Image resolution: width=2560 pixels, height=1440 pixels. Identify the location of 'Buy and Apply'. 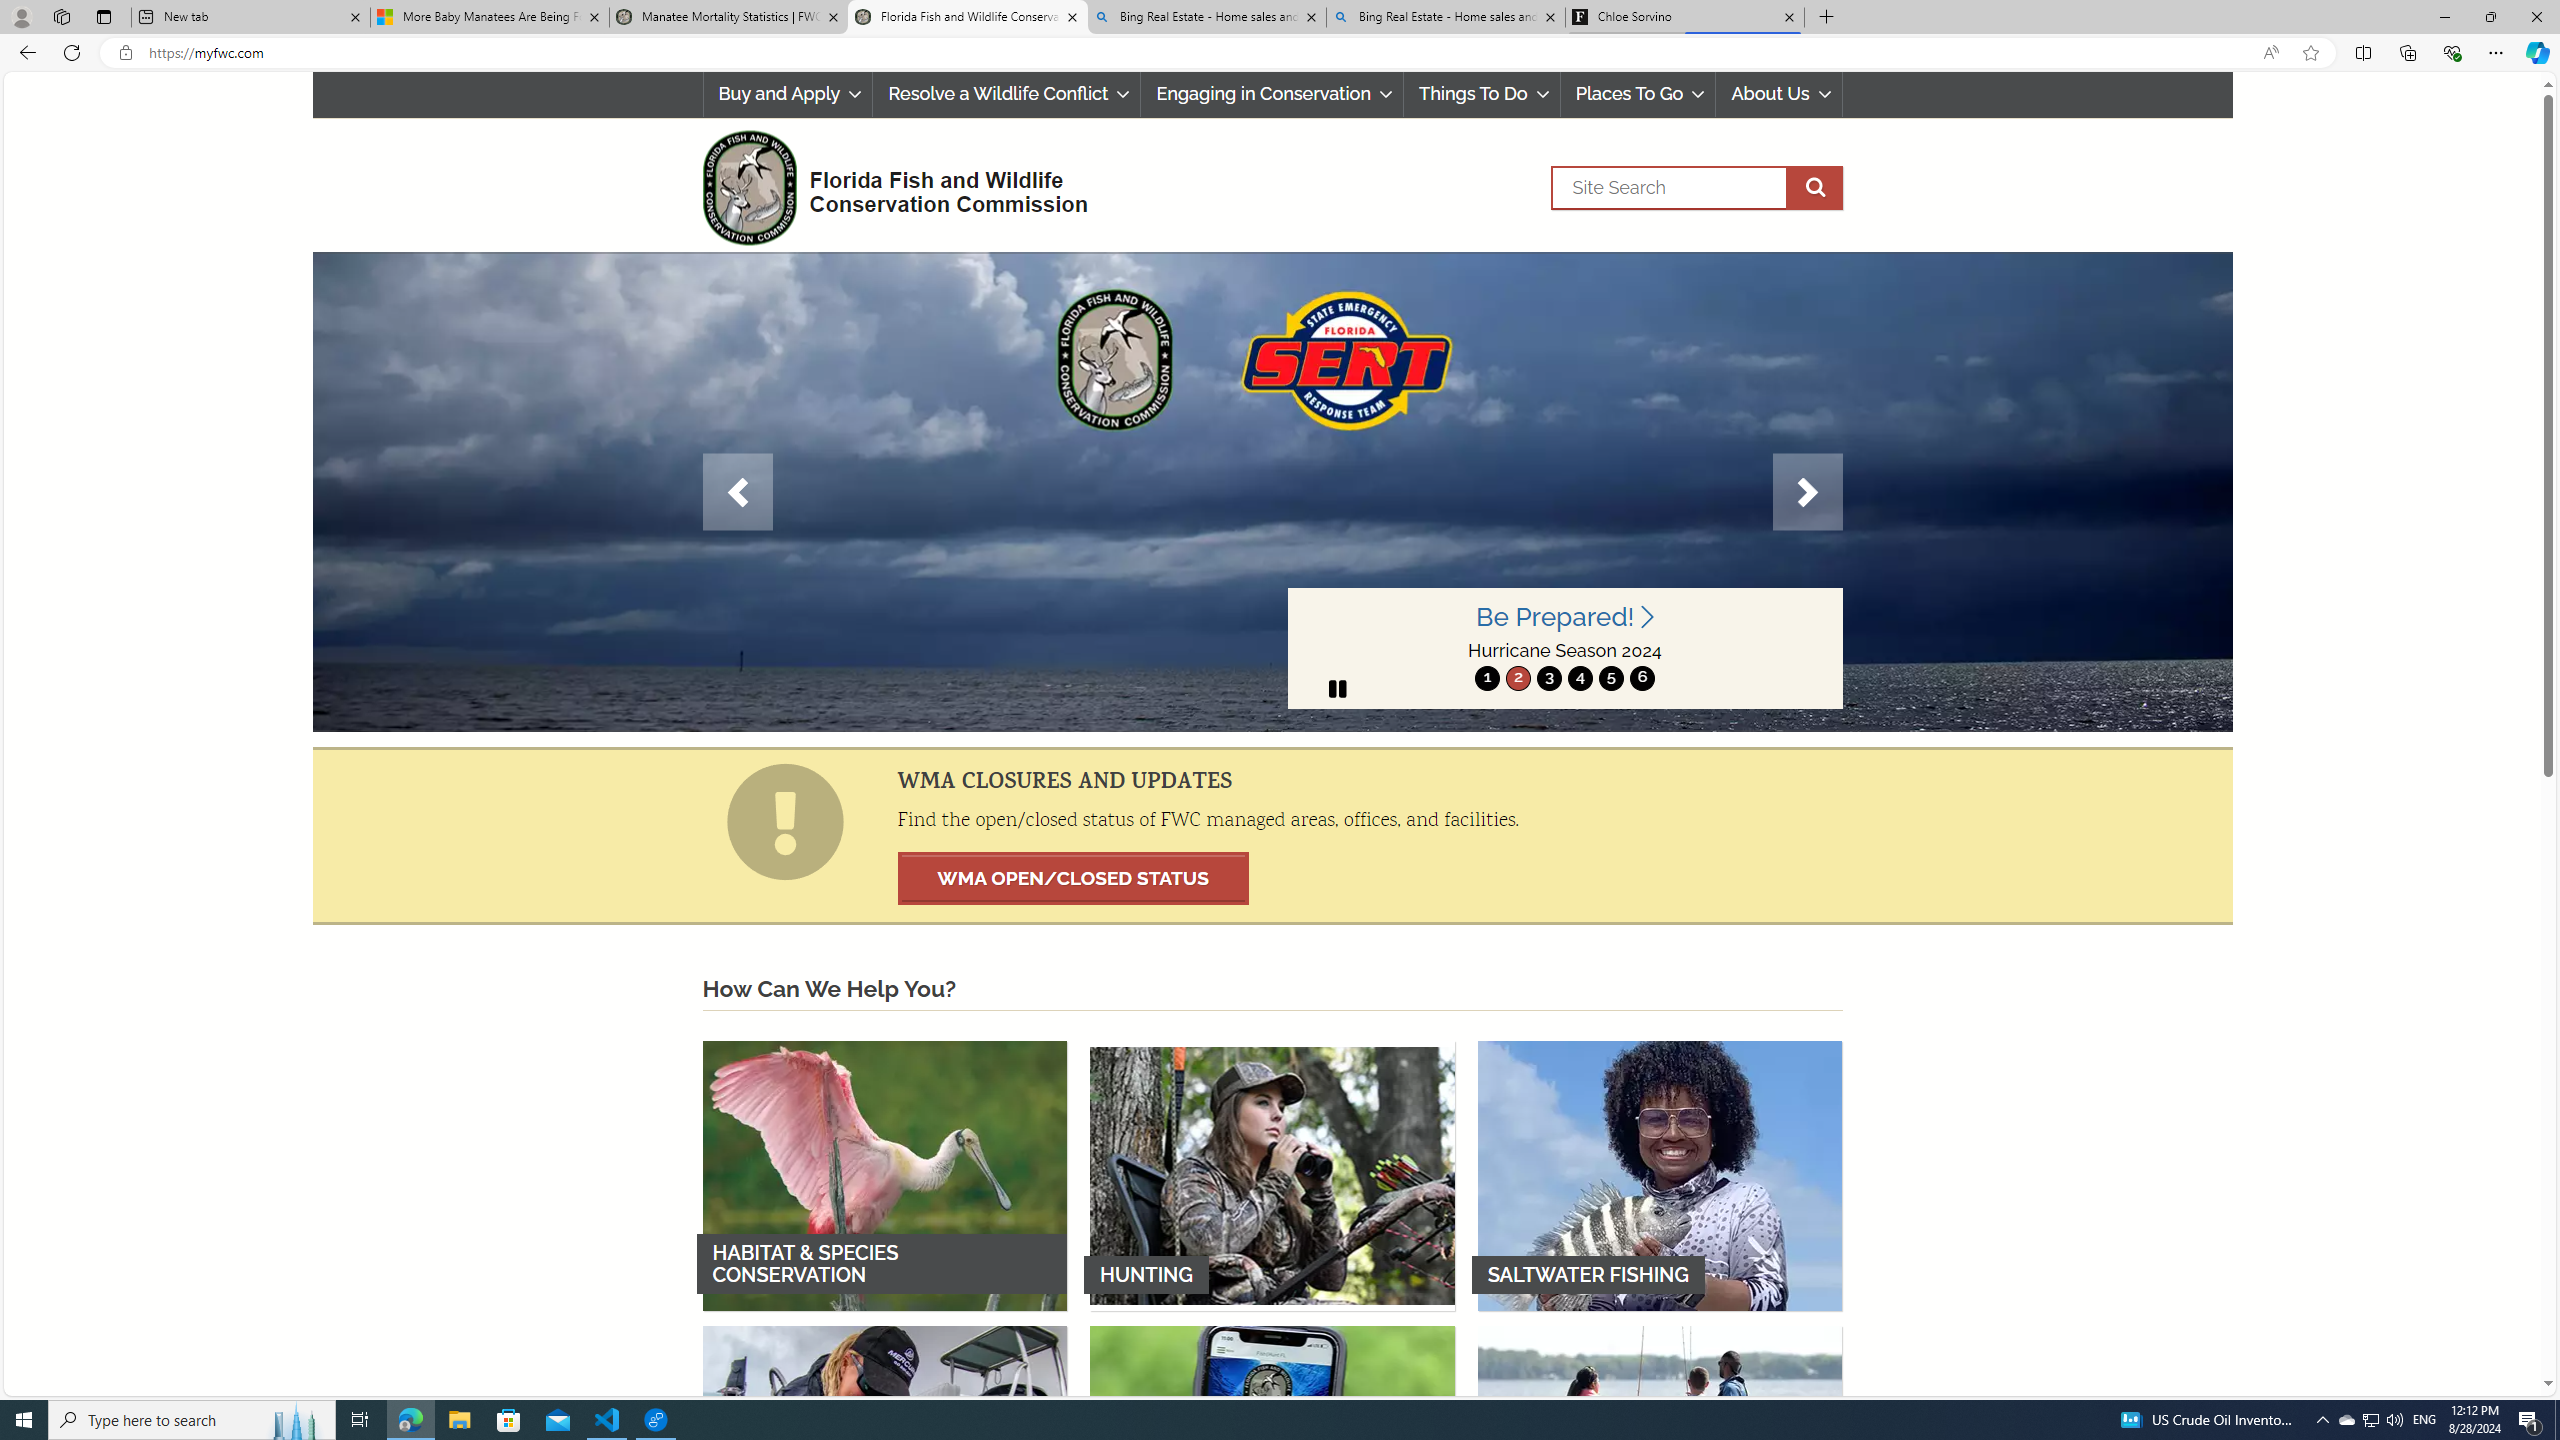
(786, 93).